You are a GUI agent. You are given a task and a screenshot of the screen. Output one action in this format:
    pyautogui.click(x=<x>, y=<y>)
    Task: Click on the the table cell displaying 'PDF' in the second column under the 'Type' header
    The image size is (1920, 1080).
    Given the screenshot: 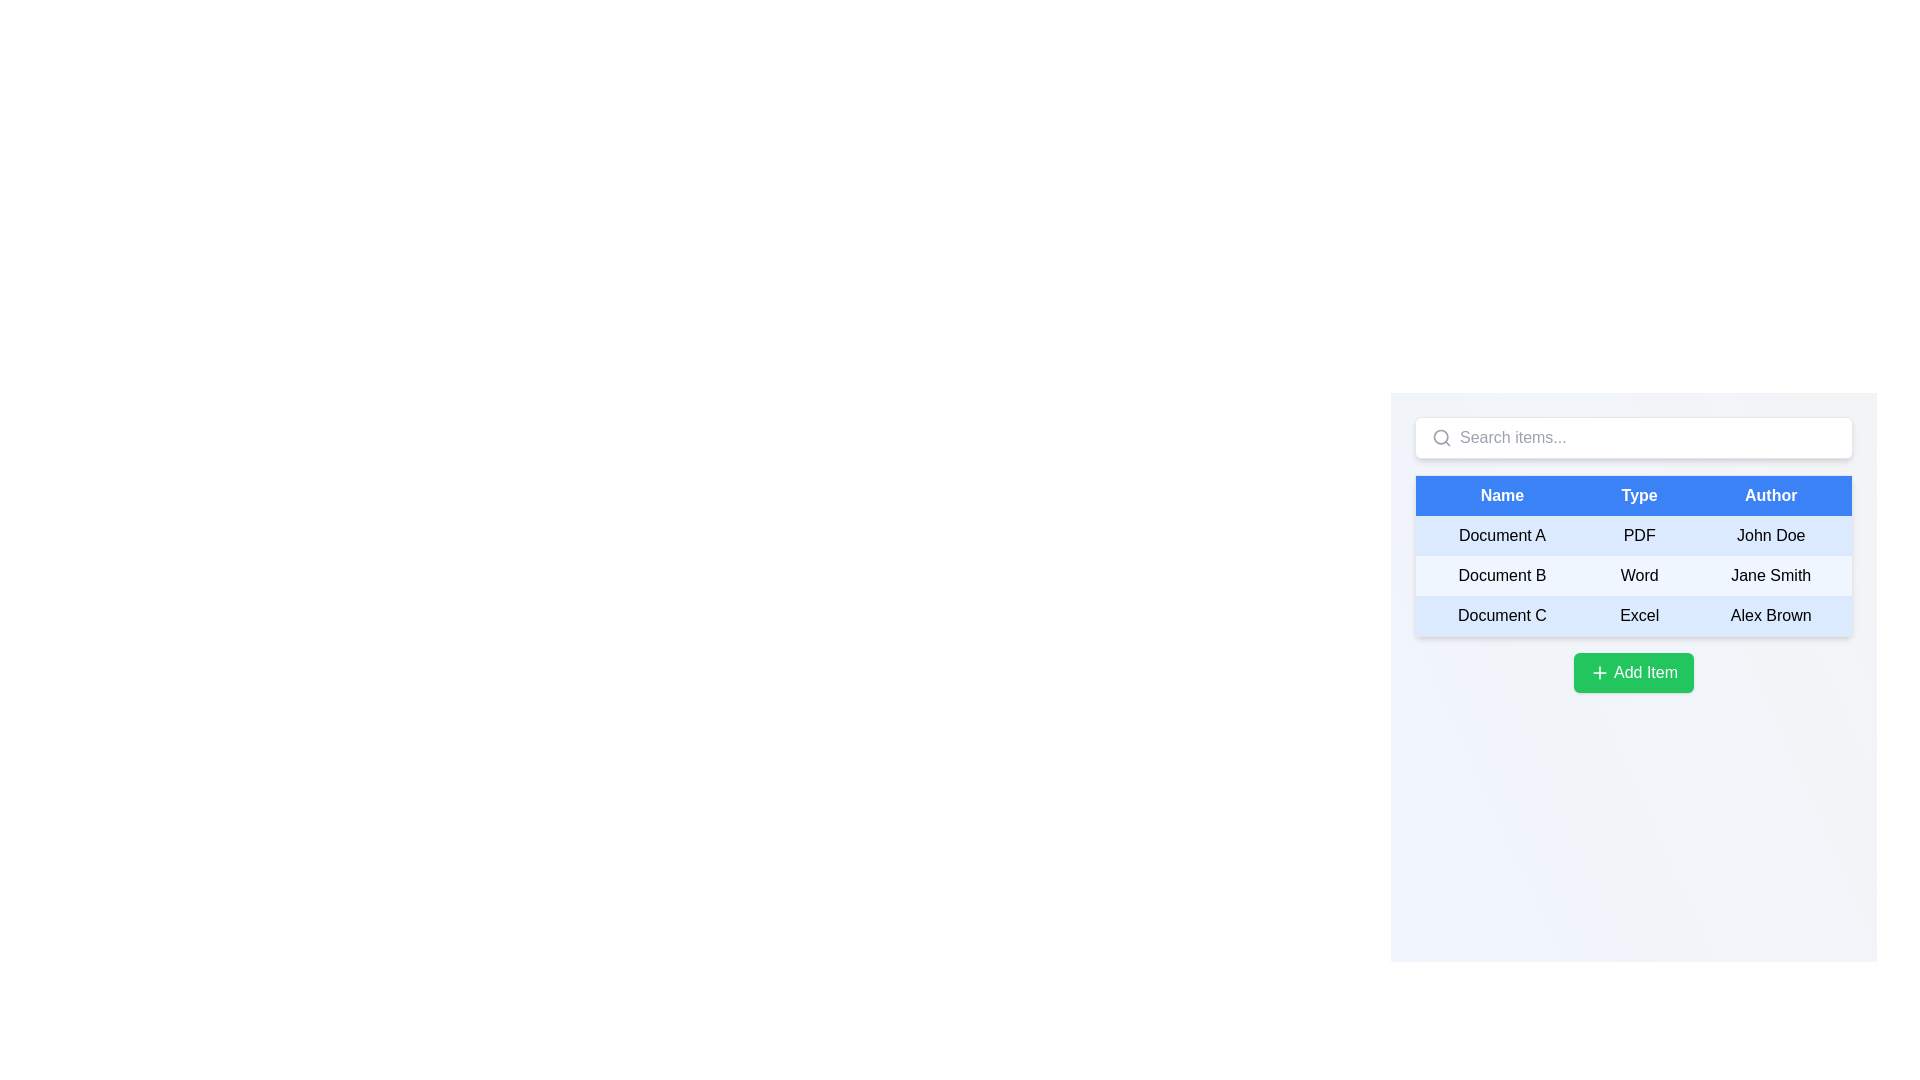 What is the action you would take?
    pyautogui.click(x=1633, y=535)
    